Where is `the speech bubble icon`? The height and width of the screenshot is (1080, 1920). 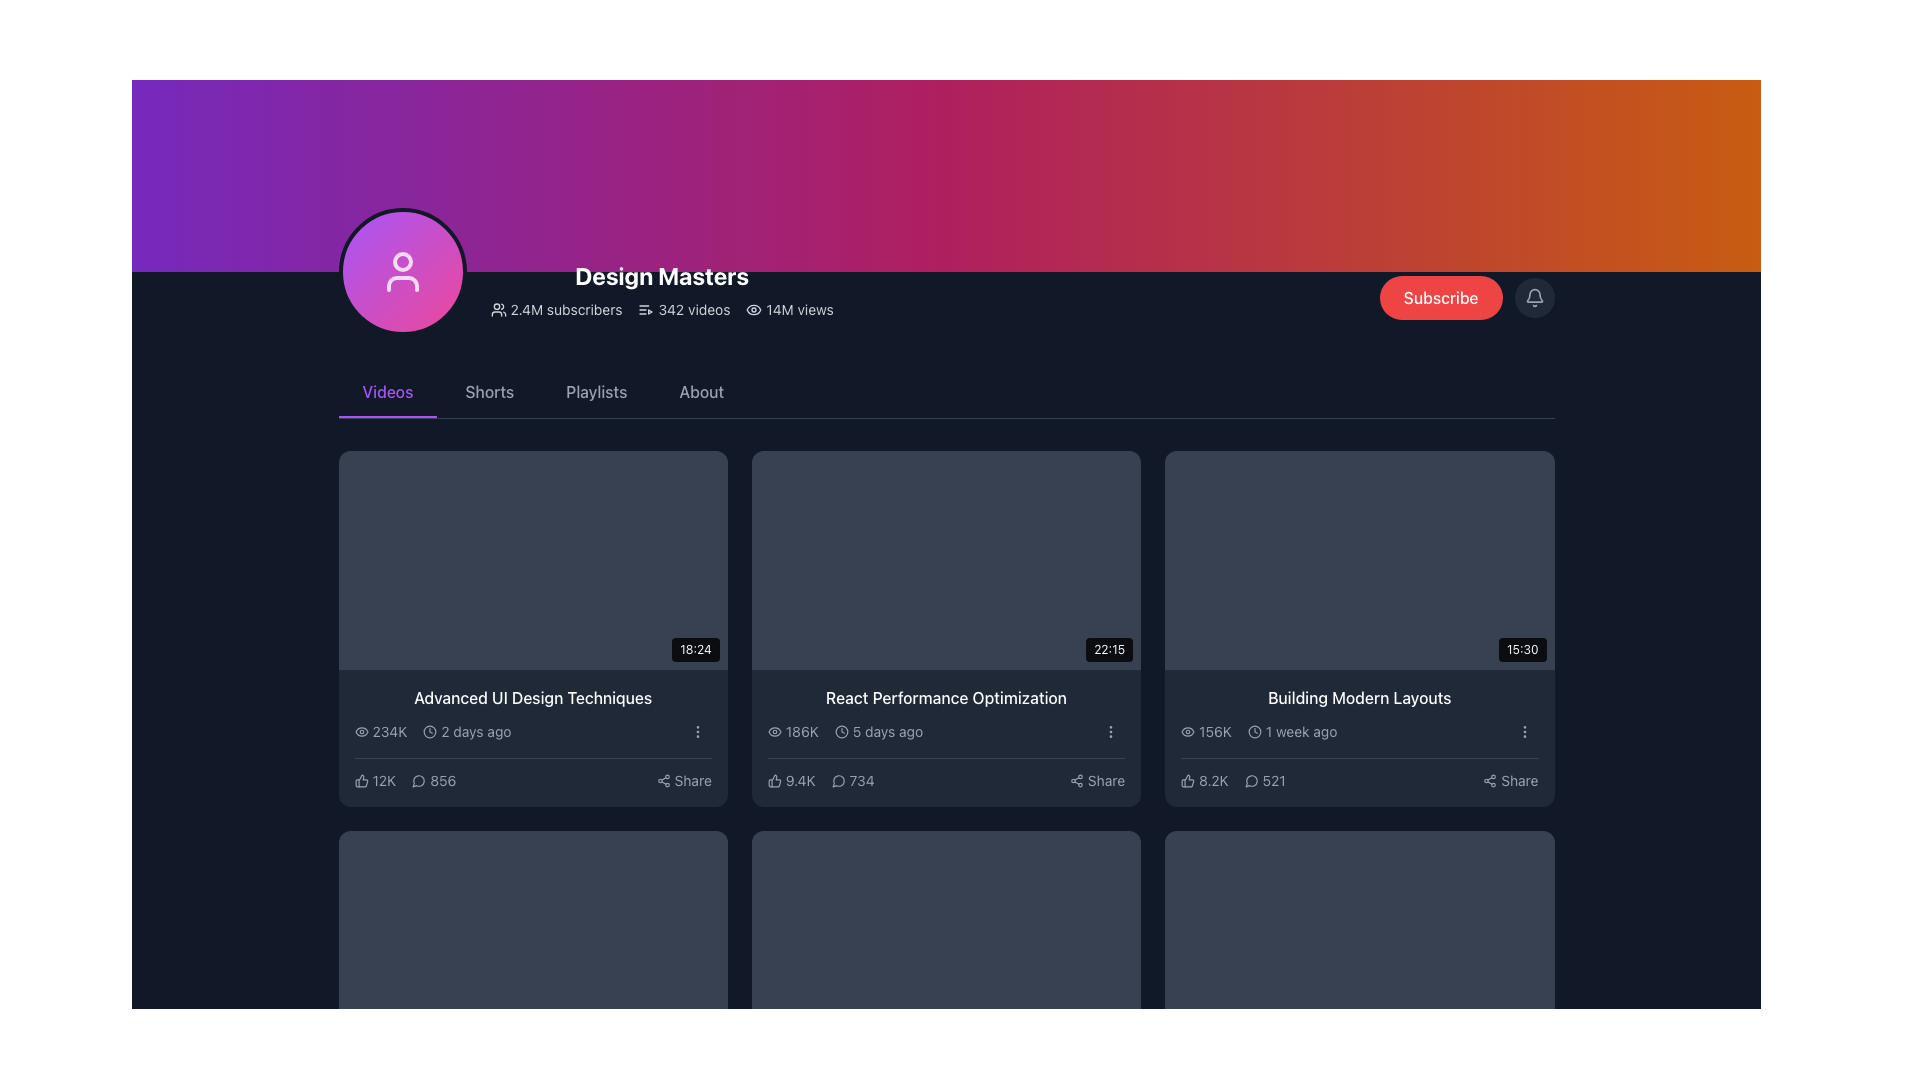
the speech bubble icon is located at coordinates (838, 779).